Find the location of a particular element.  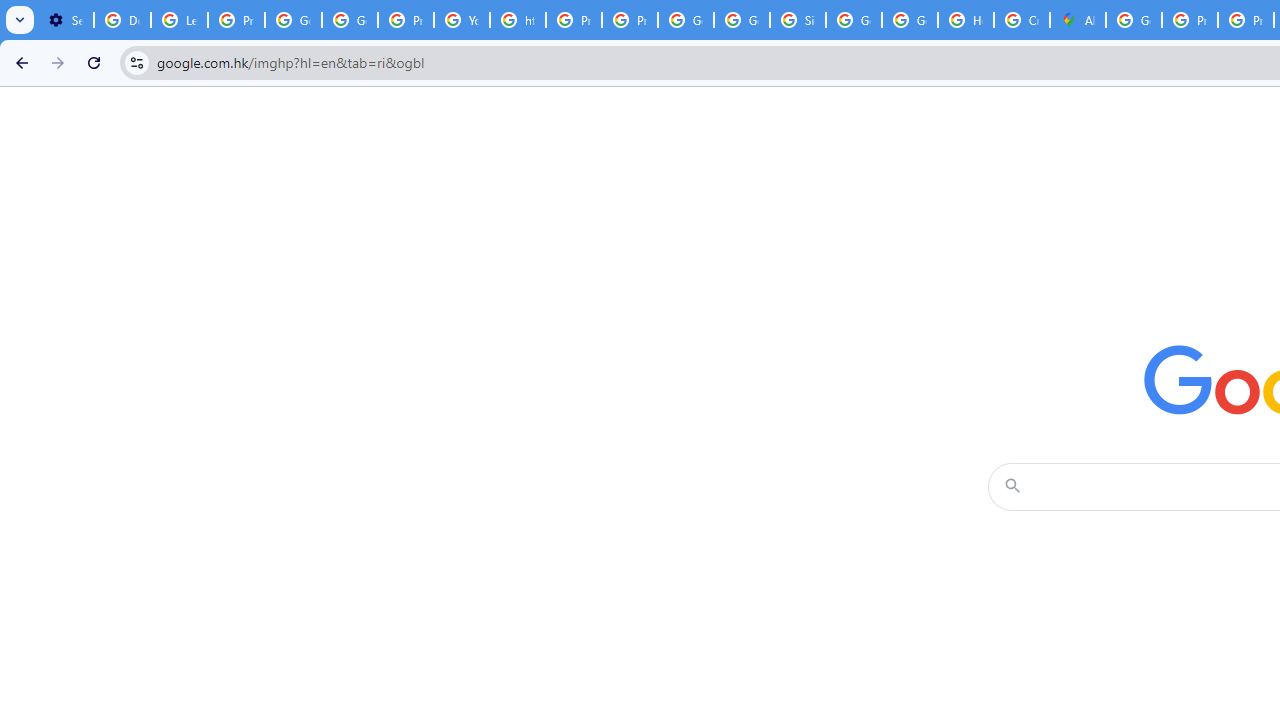

'YouTube' is located at coordinates (461, 20).